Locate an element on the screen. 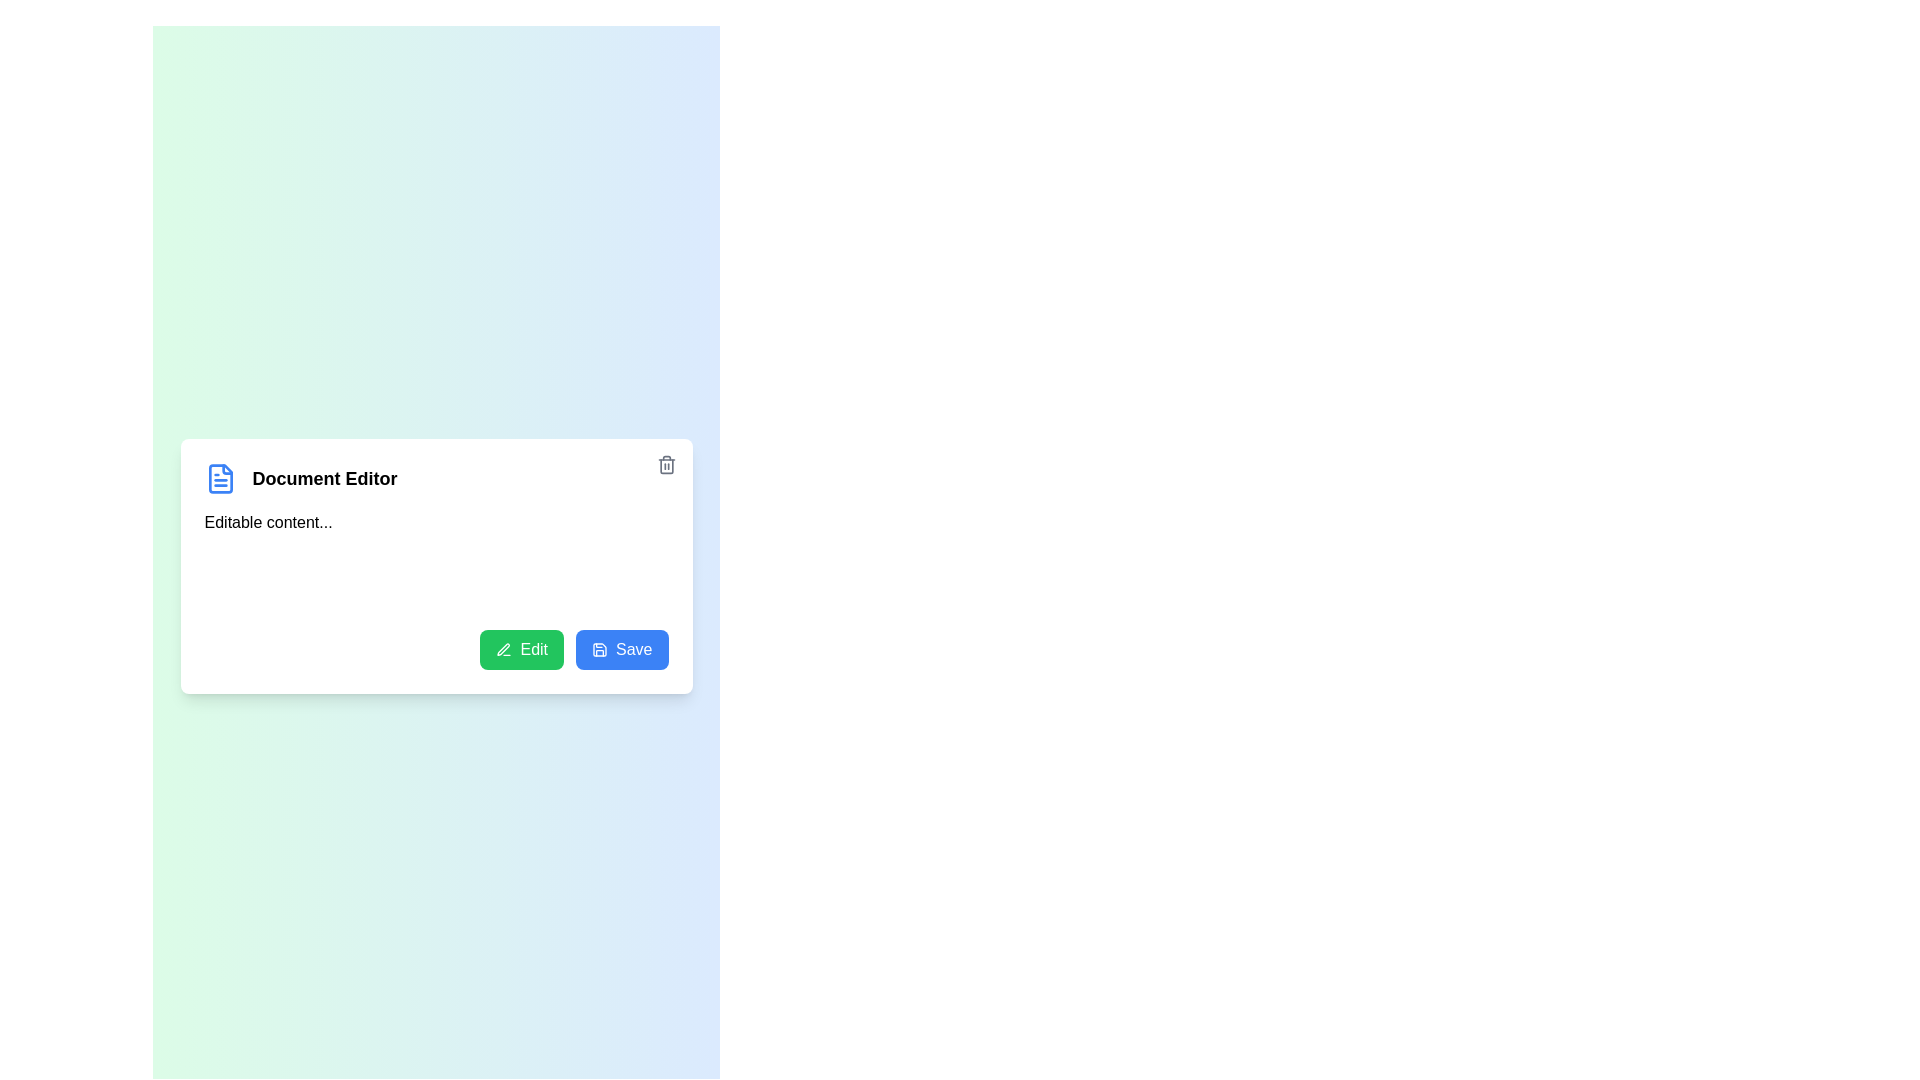  the Edit button to reset the text is located at coordinates (522, 648).